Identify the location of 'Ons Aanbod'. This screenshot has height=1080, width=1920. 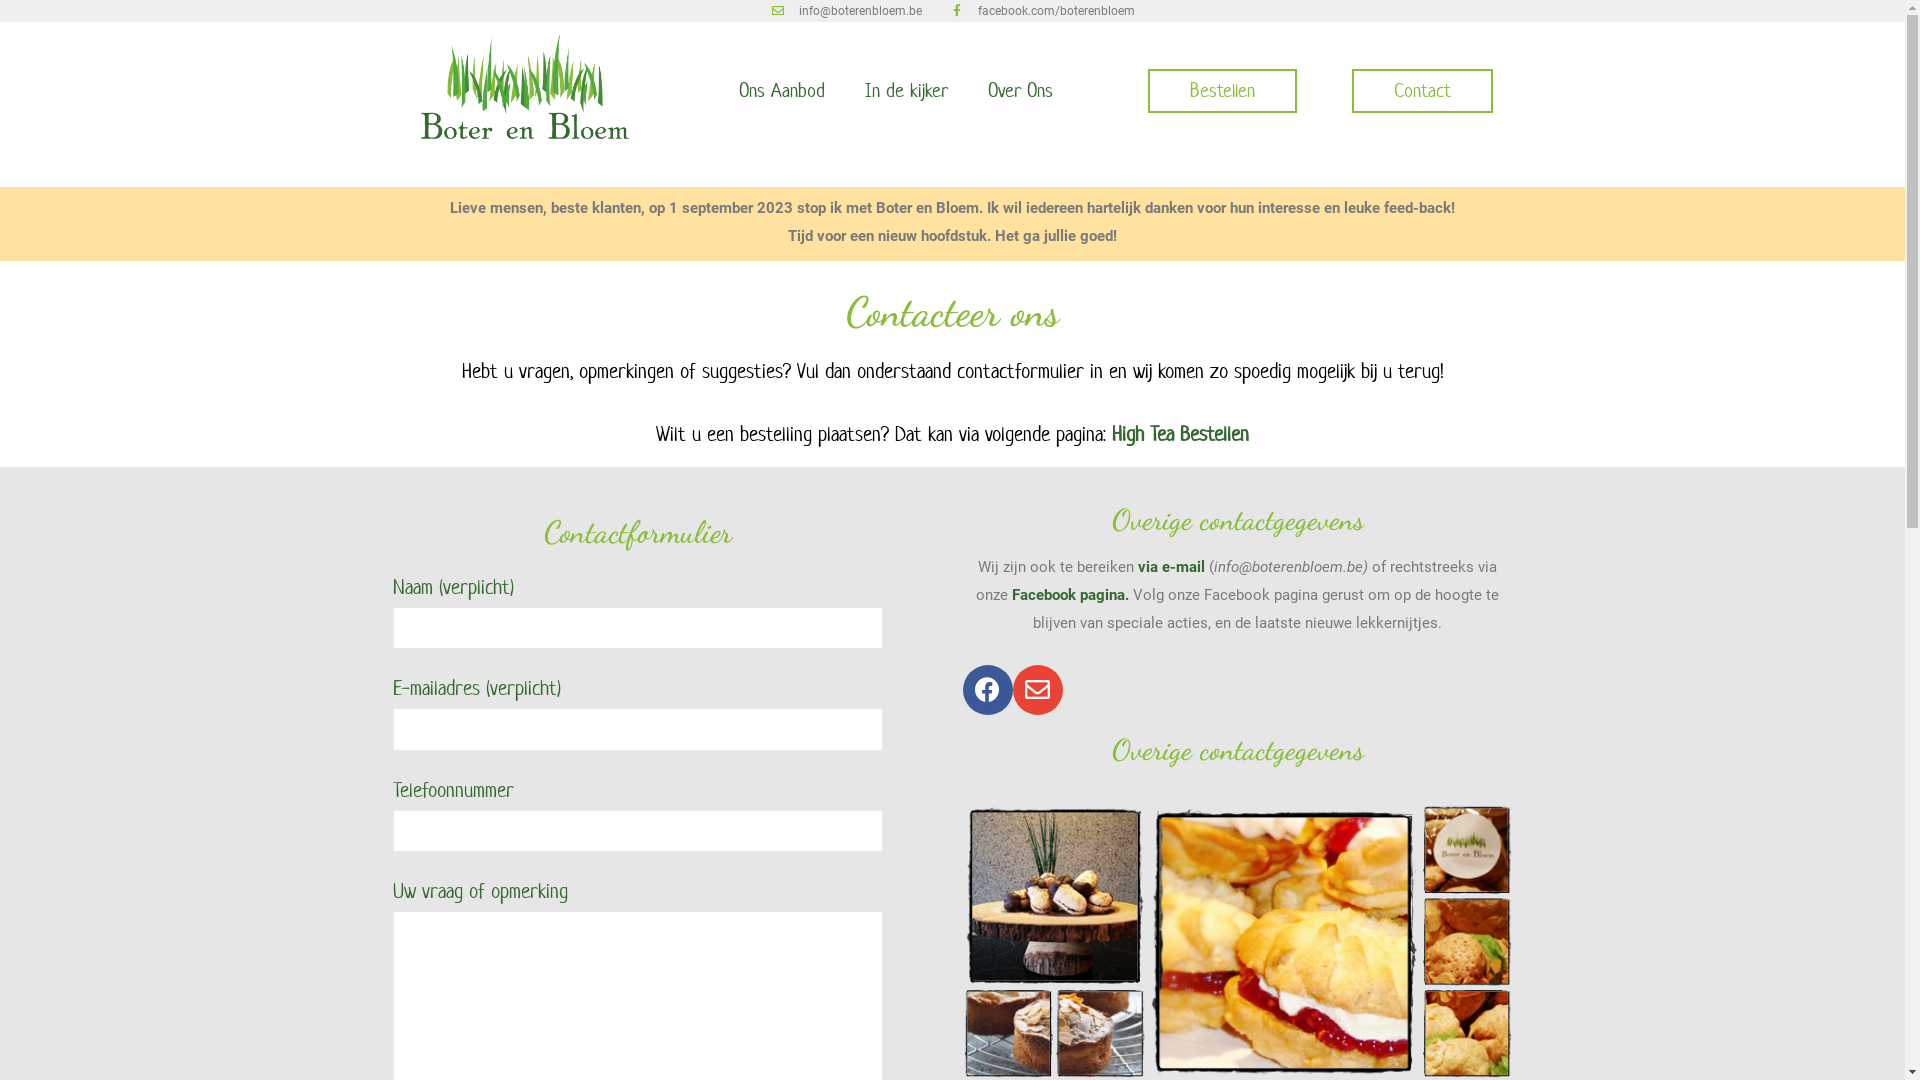
(780, 91).